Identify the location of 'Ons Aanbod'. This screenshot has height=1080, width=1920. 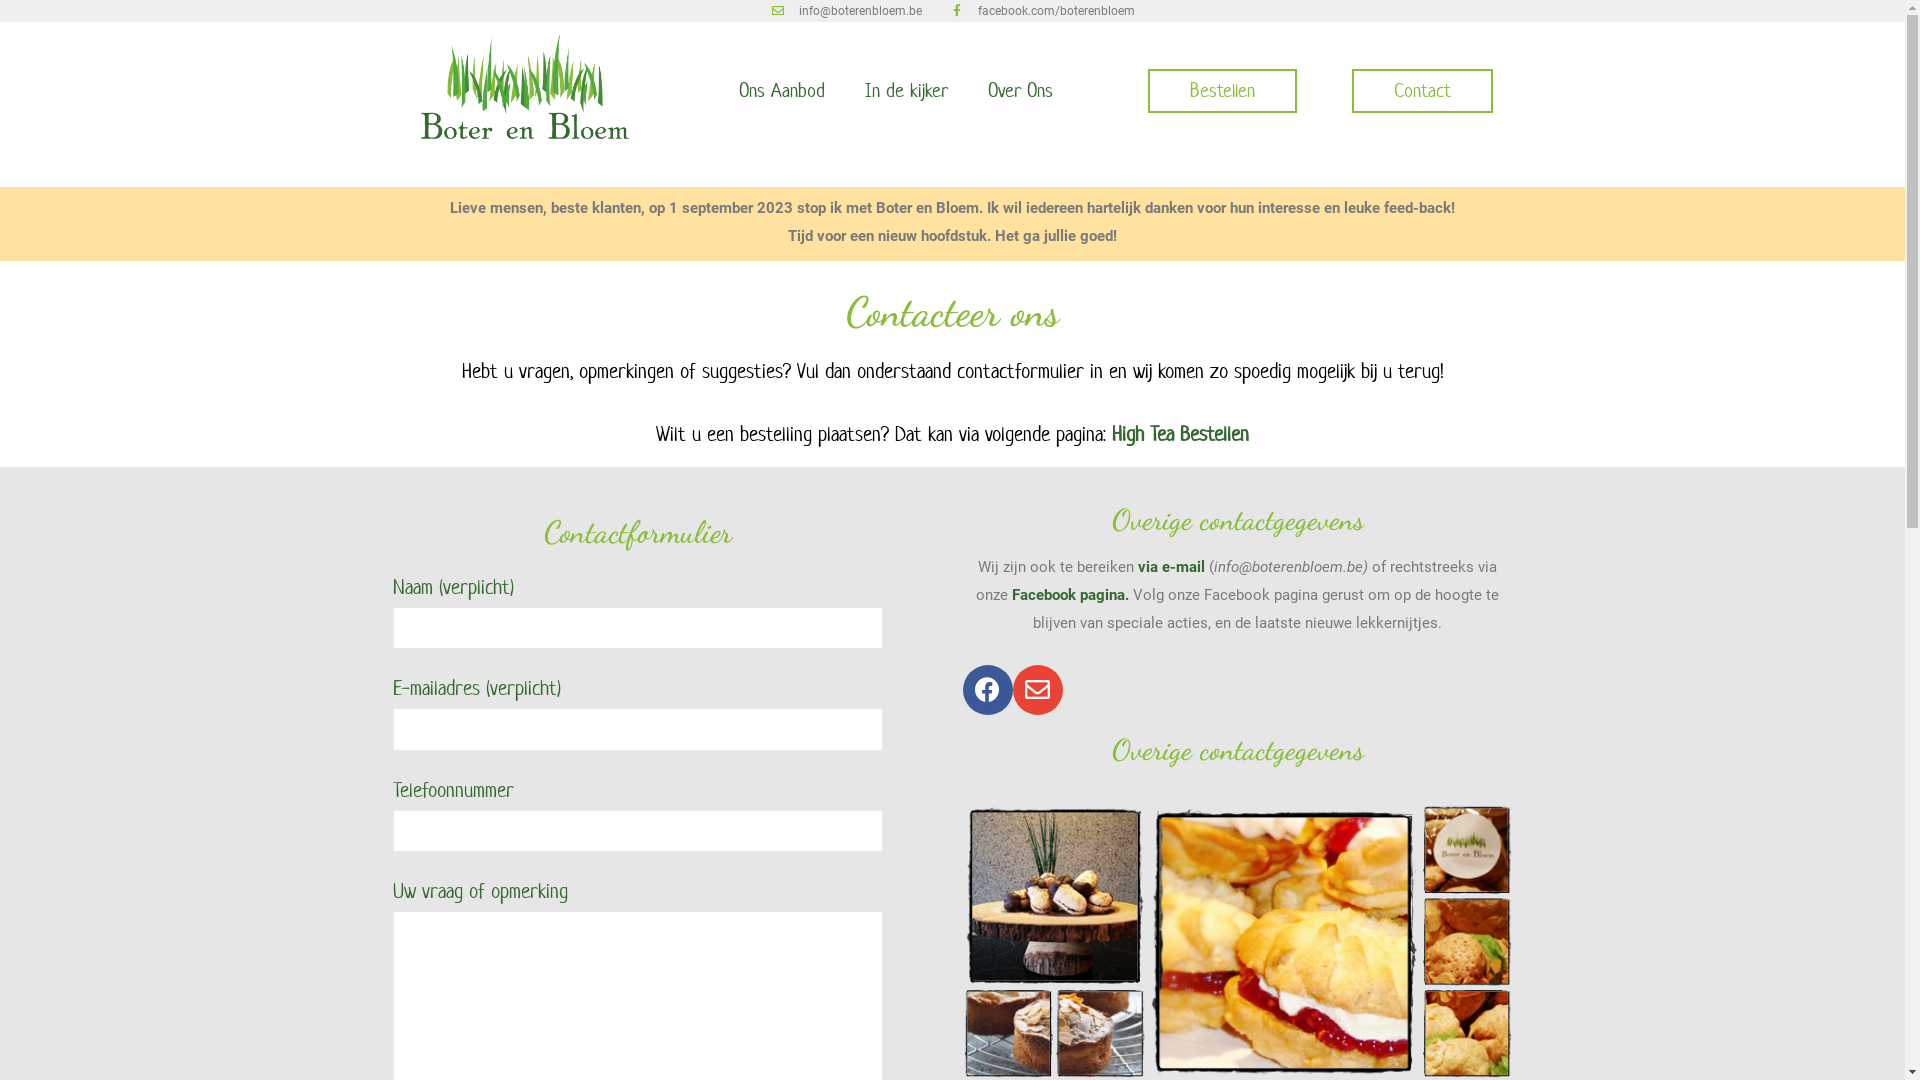
(780, 91).